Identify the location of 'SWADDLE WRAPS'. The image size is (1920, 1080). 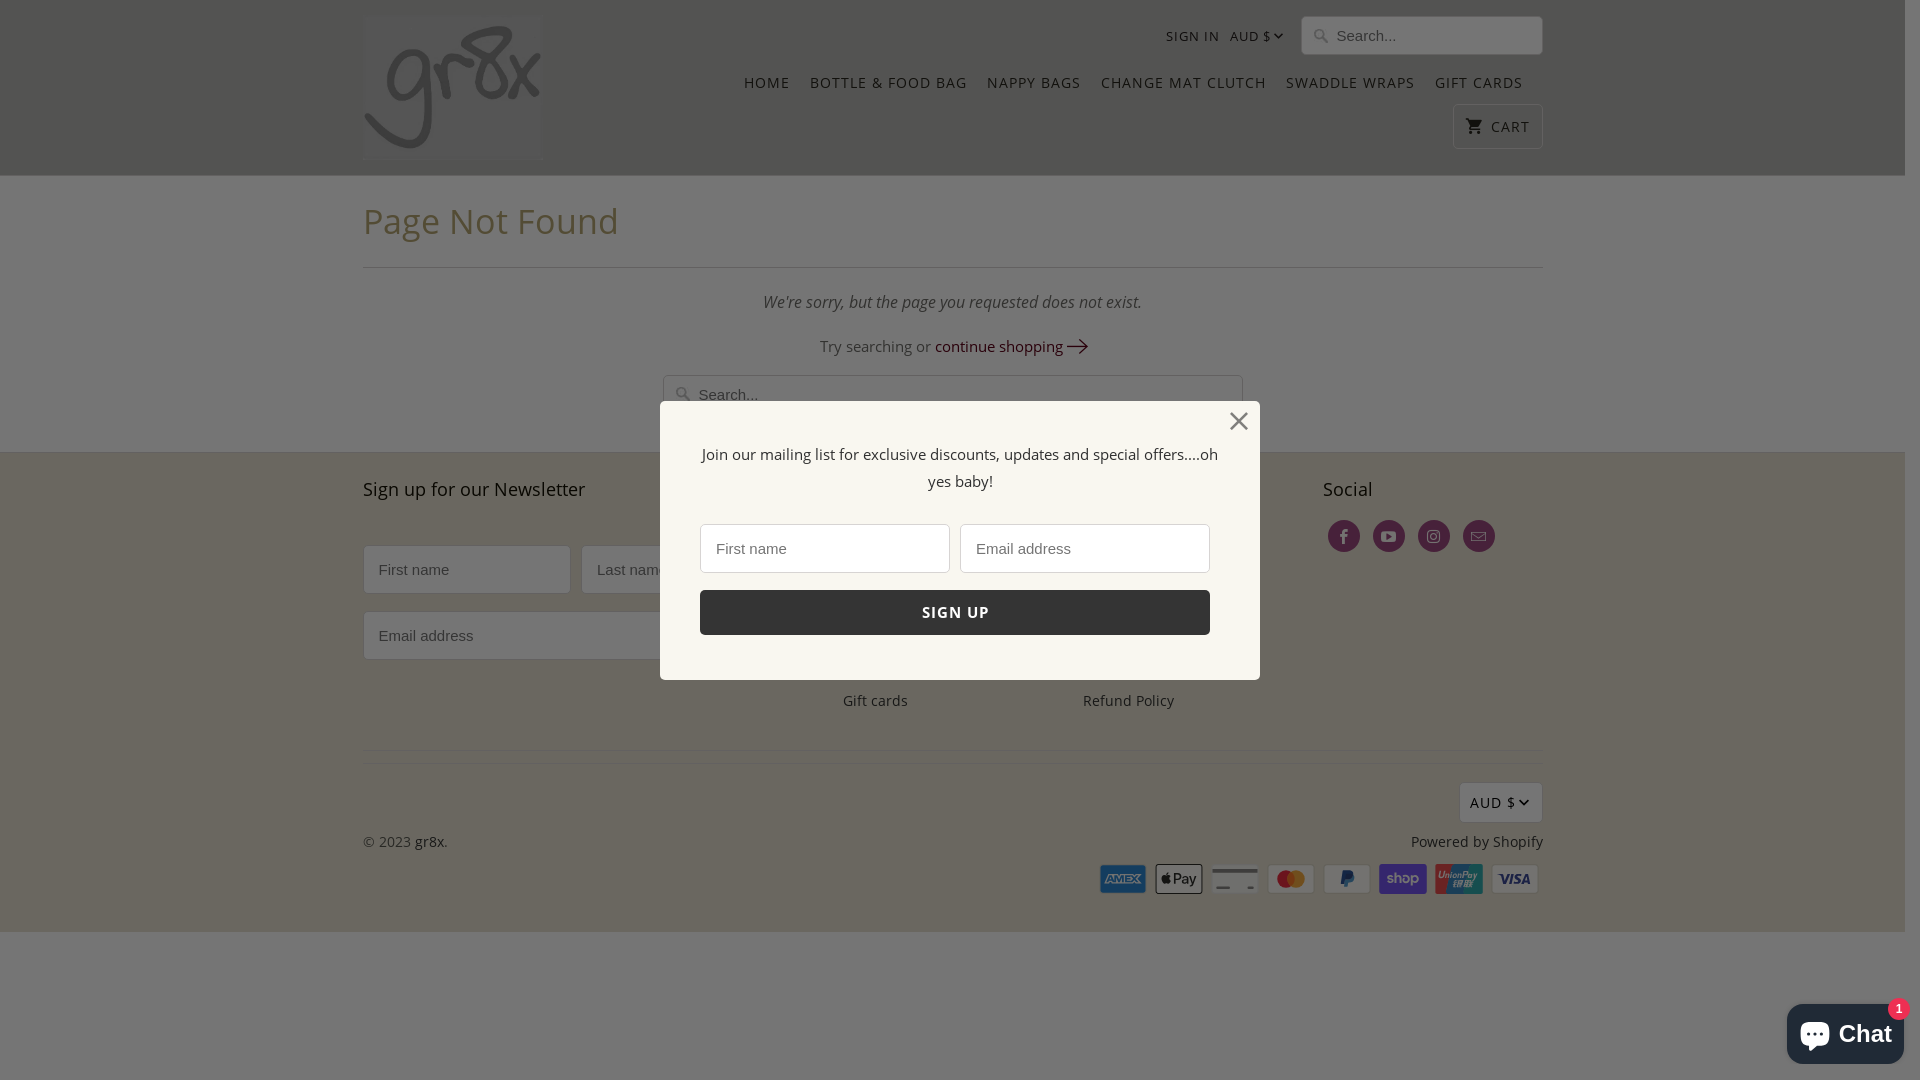
(1350, 87).